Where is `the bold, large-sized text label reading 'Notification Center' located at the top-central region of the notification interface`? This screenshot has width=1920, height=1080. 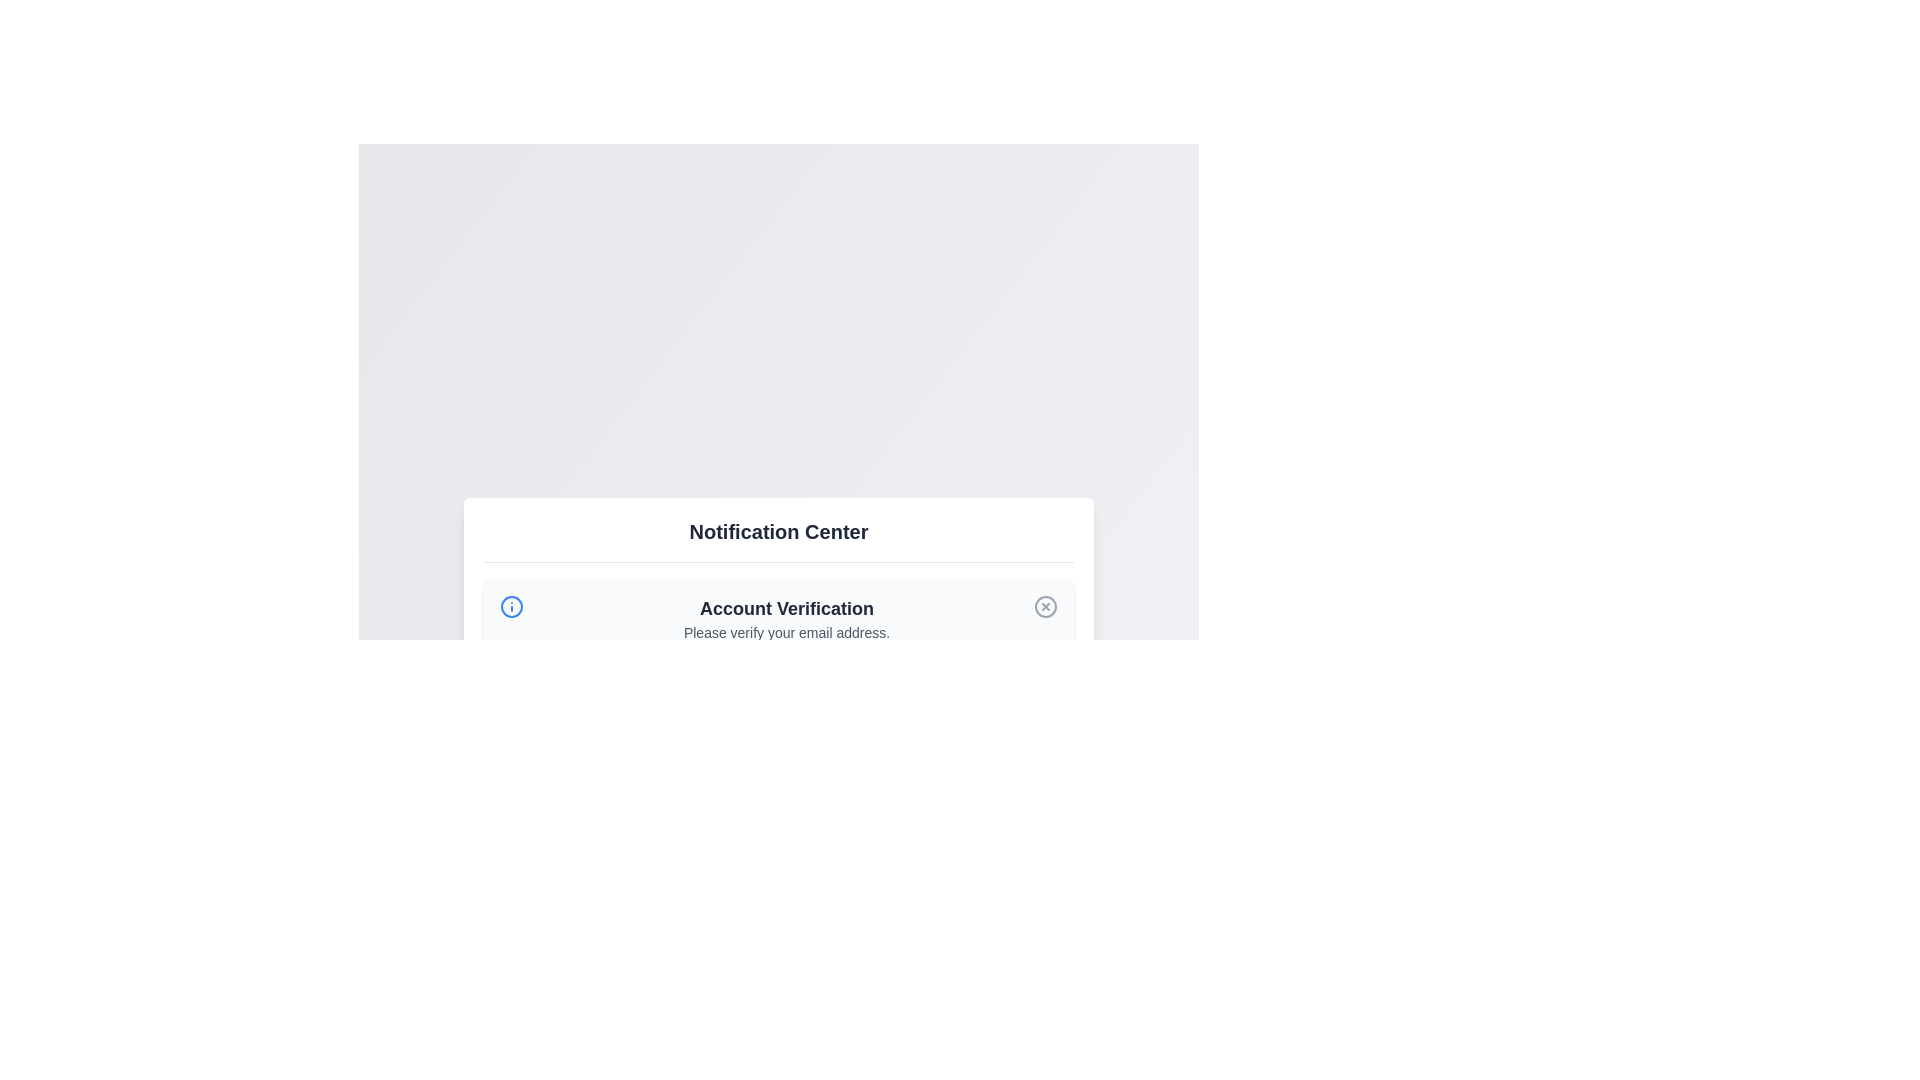
the bold, large-sized text label reading 'Notification Center' located at the top-central region of the notification interface is located at coordinates (777, 530).